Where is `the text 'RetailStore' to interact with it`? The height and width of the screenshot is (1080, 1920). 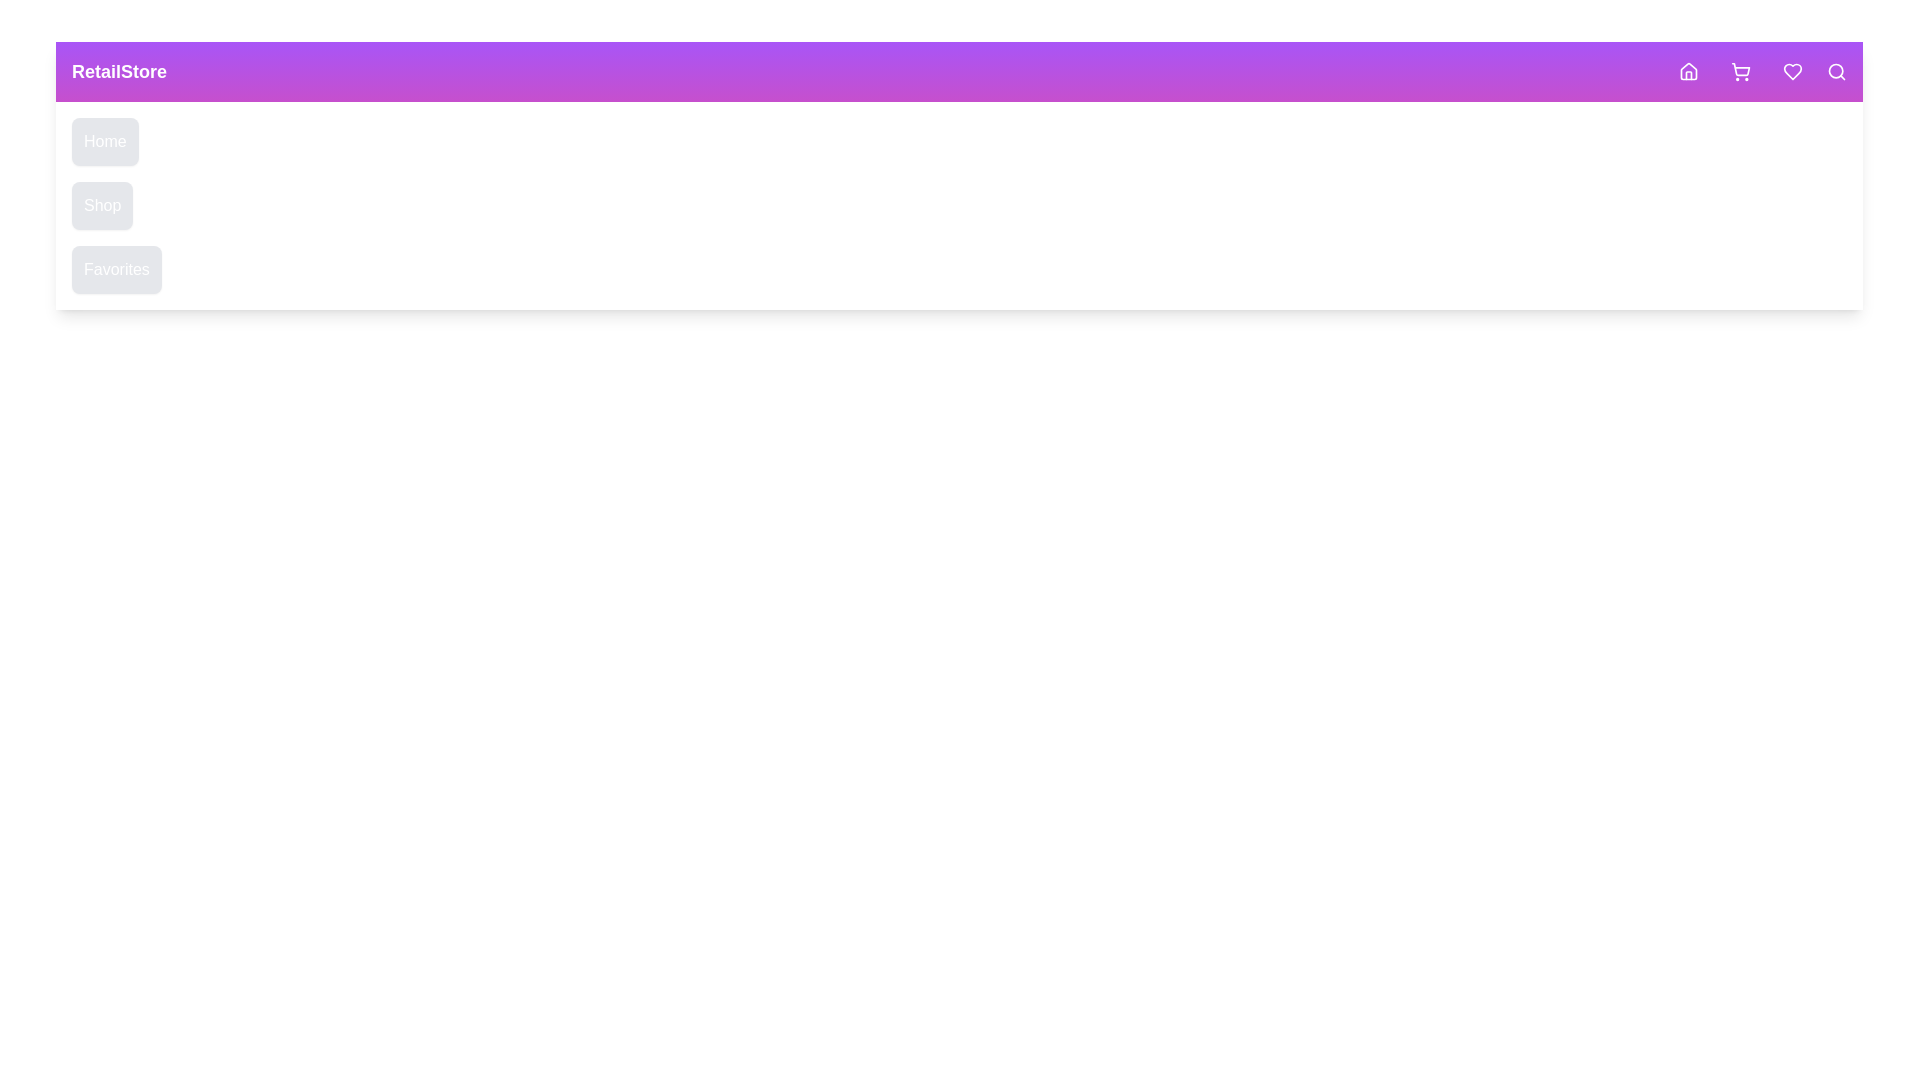 the text 'RetailStore' to interact with it is located at coordinates (118, 71).